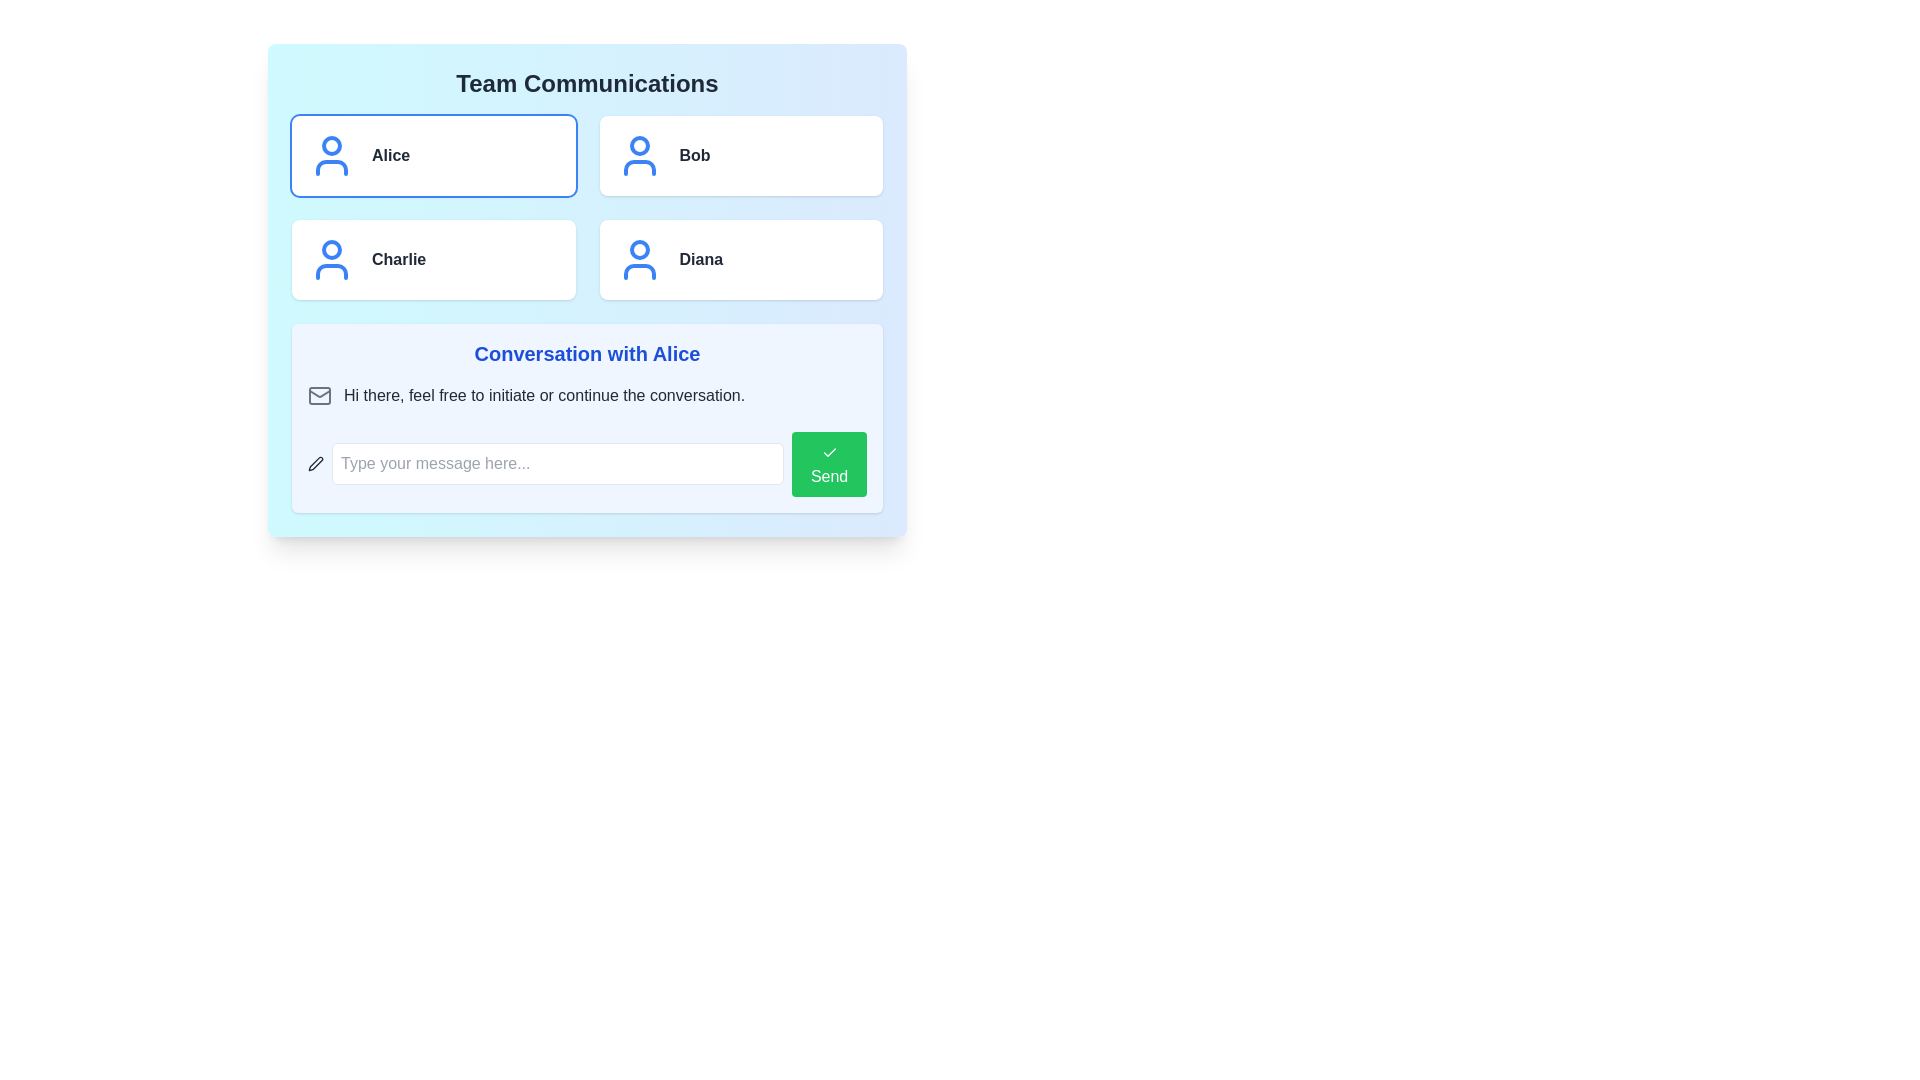 The image size is (1920, 1080). I want to click on the decorative SVG circle that represents the user's head in the avatar icon, so click(638, 249).